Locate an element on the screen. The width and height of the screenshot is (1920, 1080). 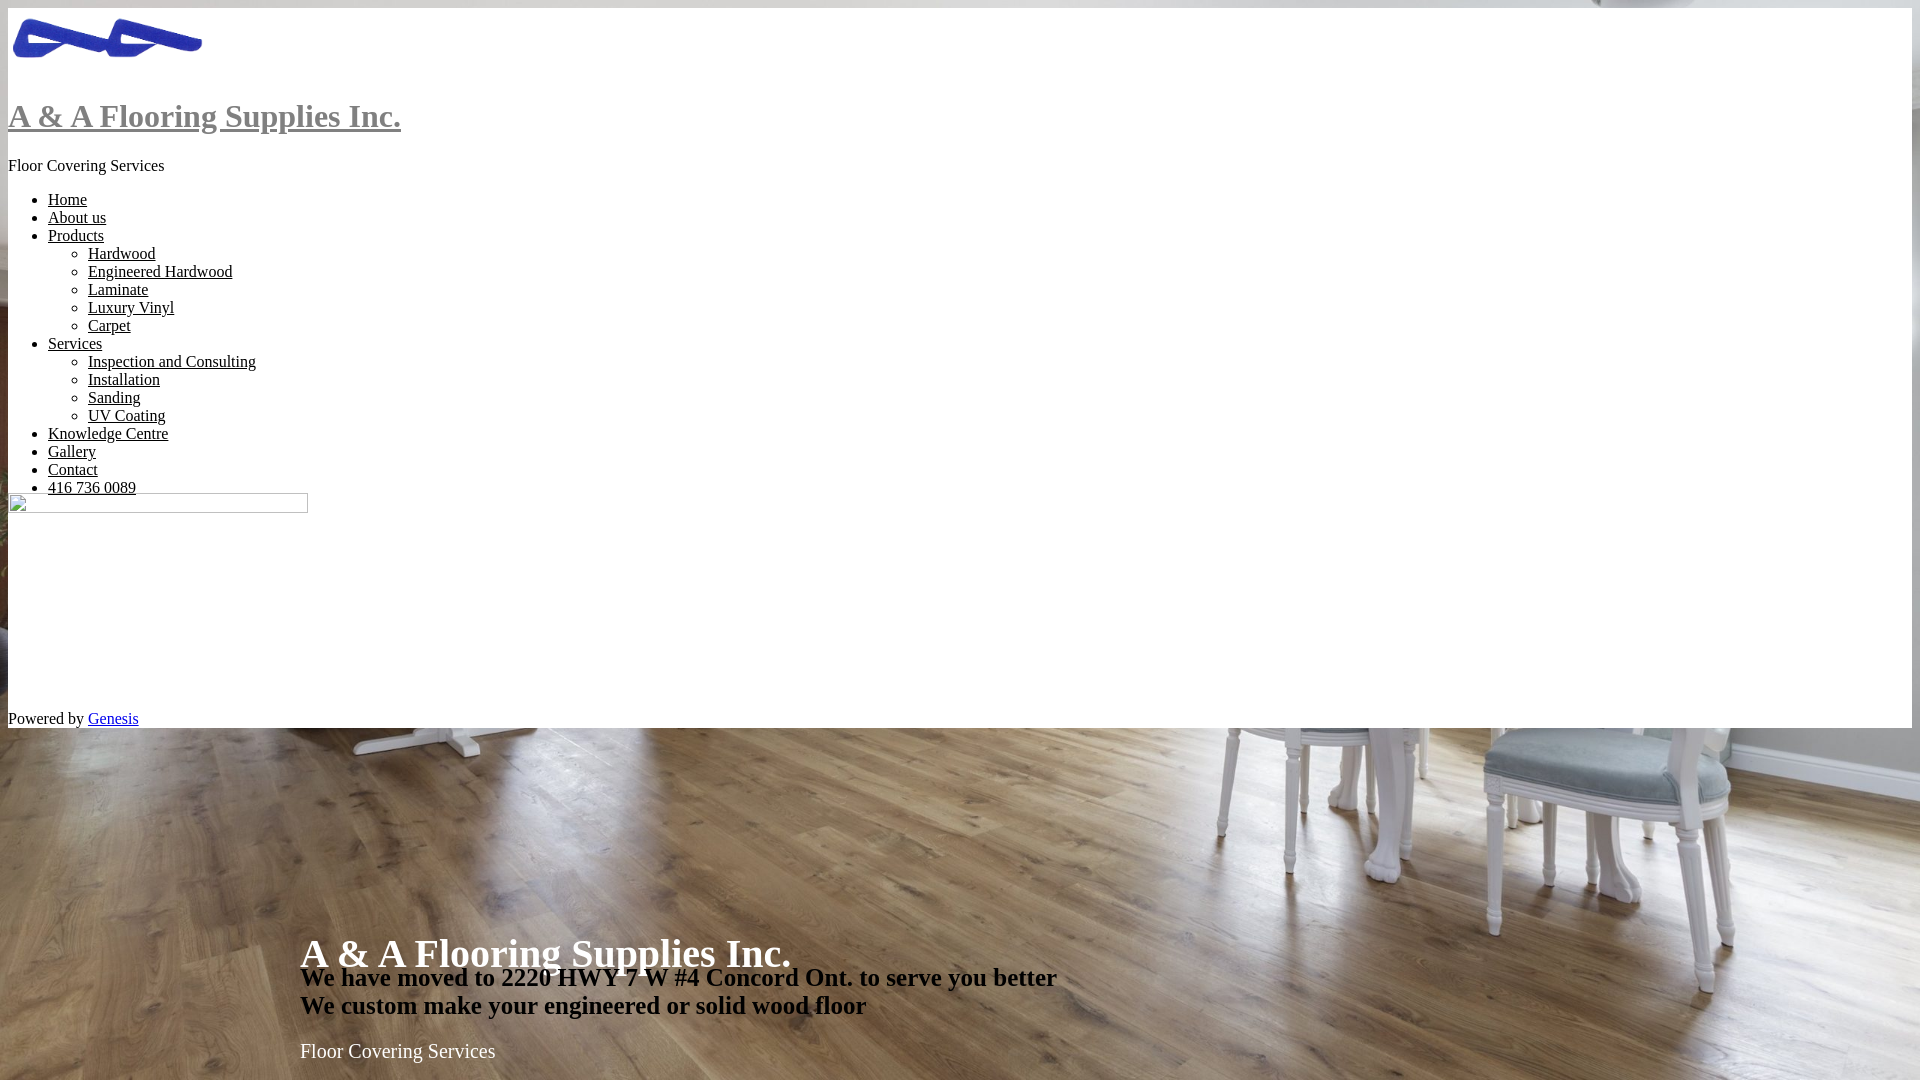
'Knowledge Centre' is located at coordinates (106, 432).